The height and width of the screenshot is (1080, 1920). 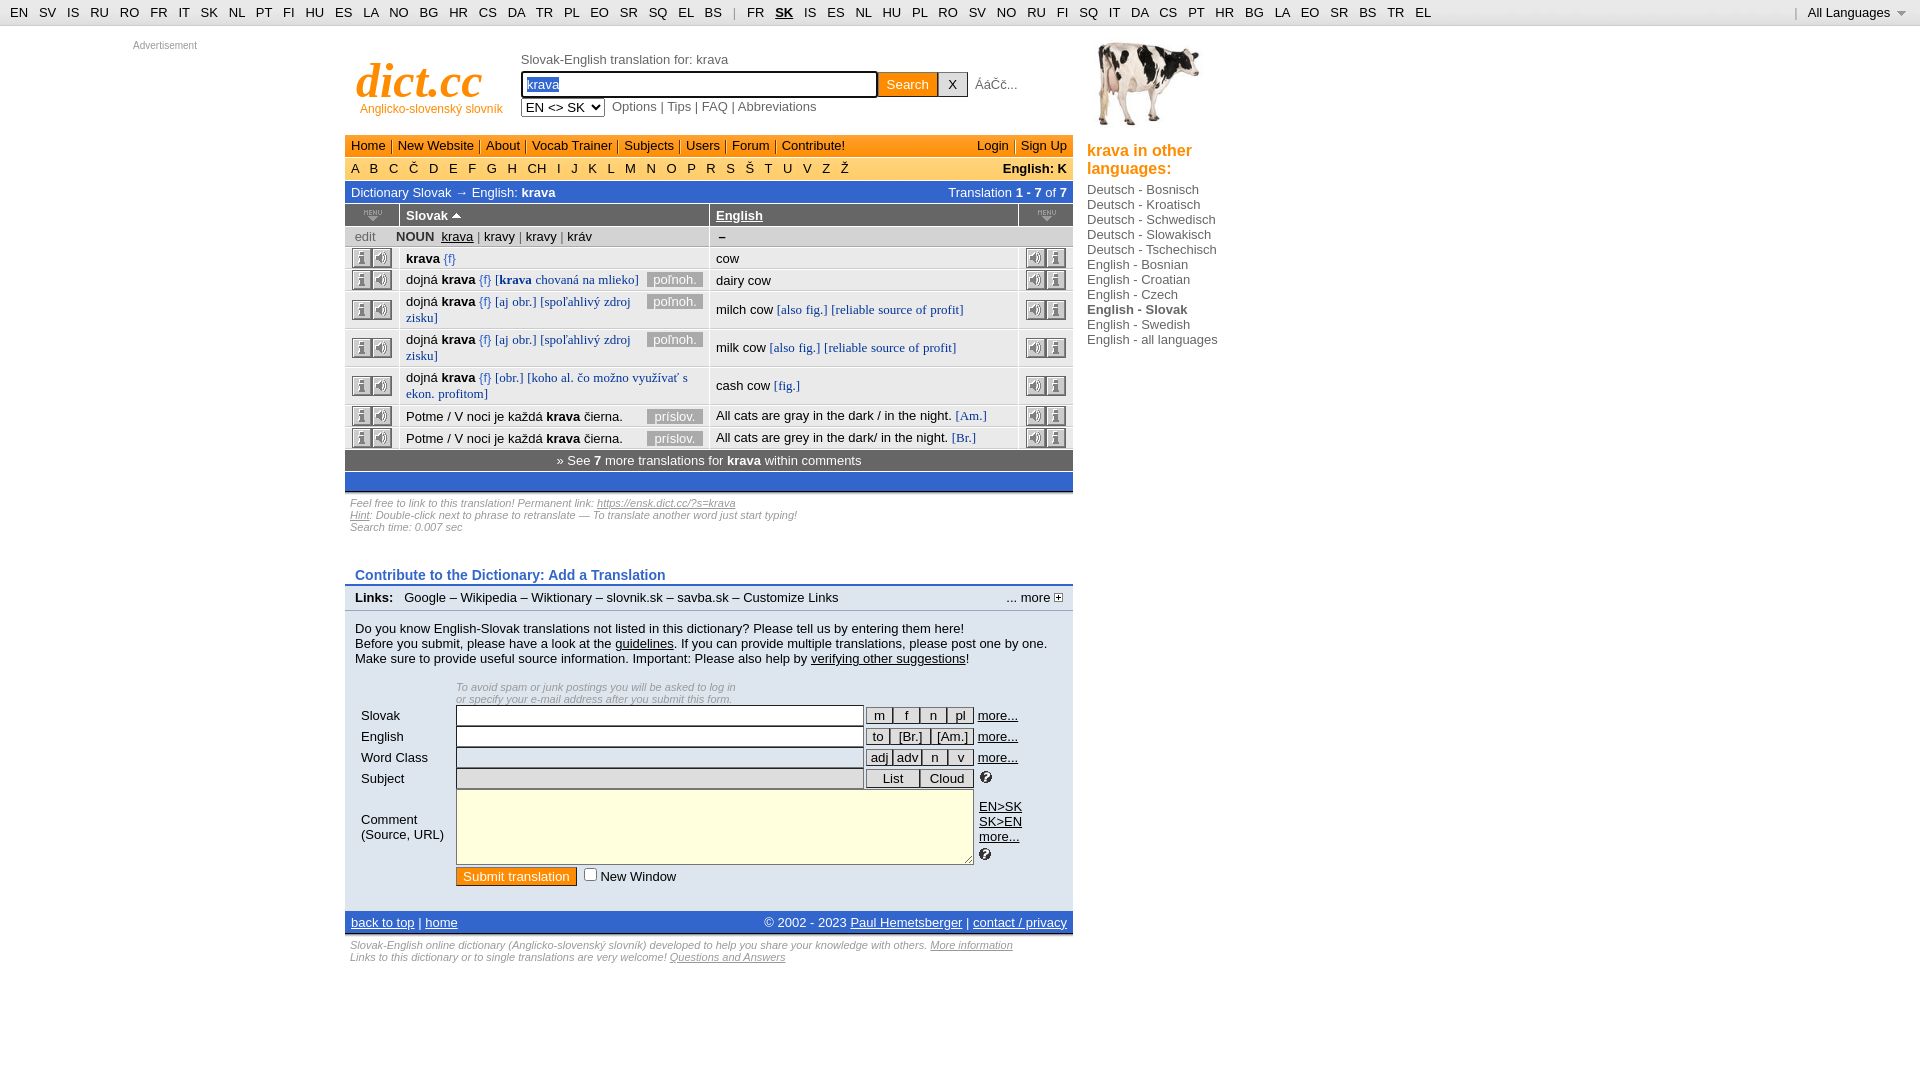 I want to click on 'English', so click(x=382, y=736).